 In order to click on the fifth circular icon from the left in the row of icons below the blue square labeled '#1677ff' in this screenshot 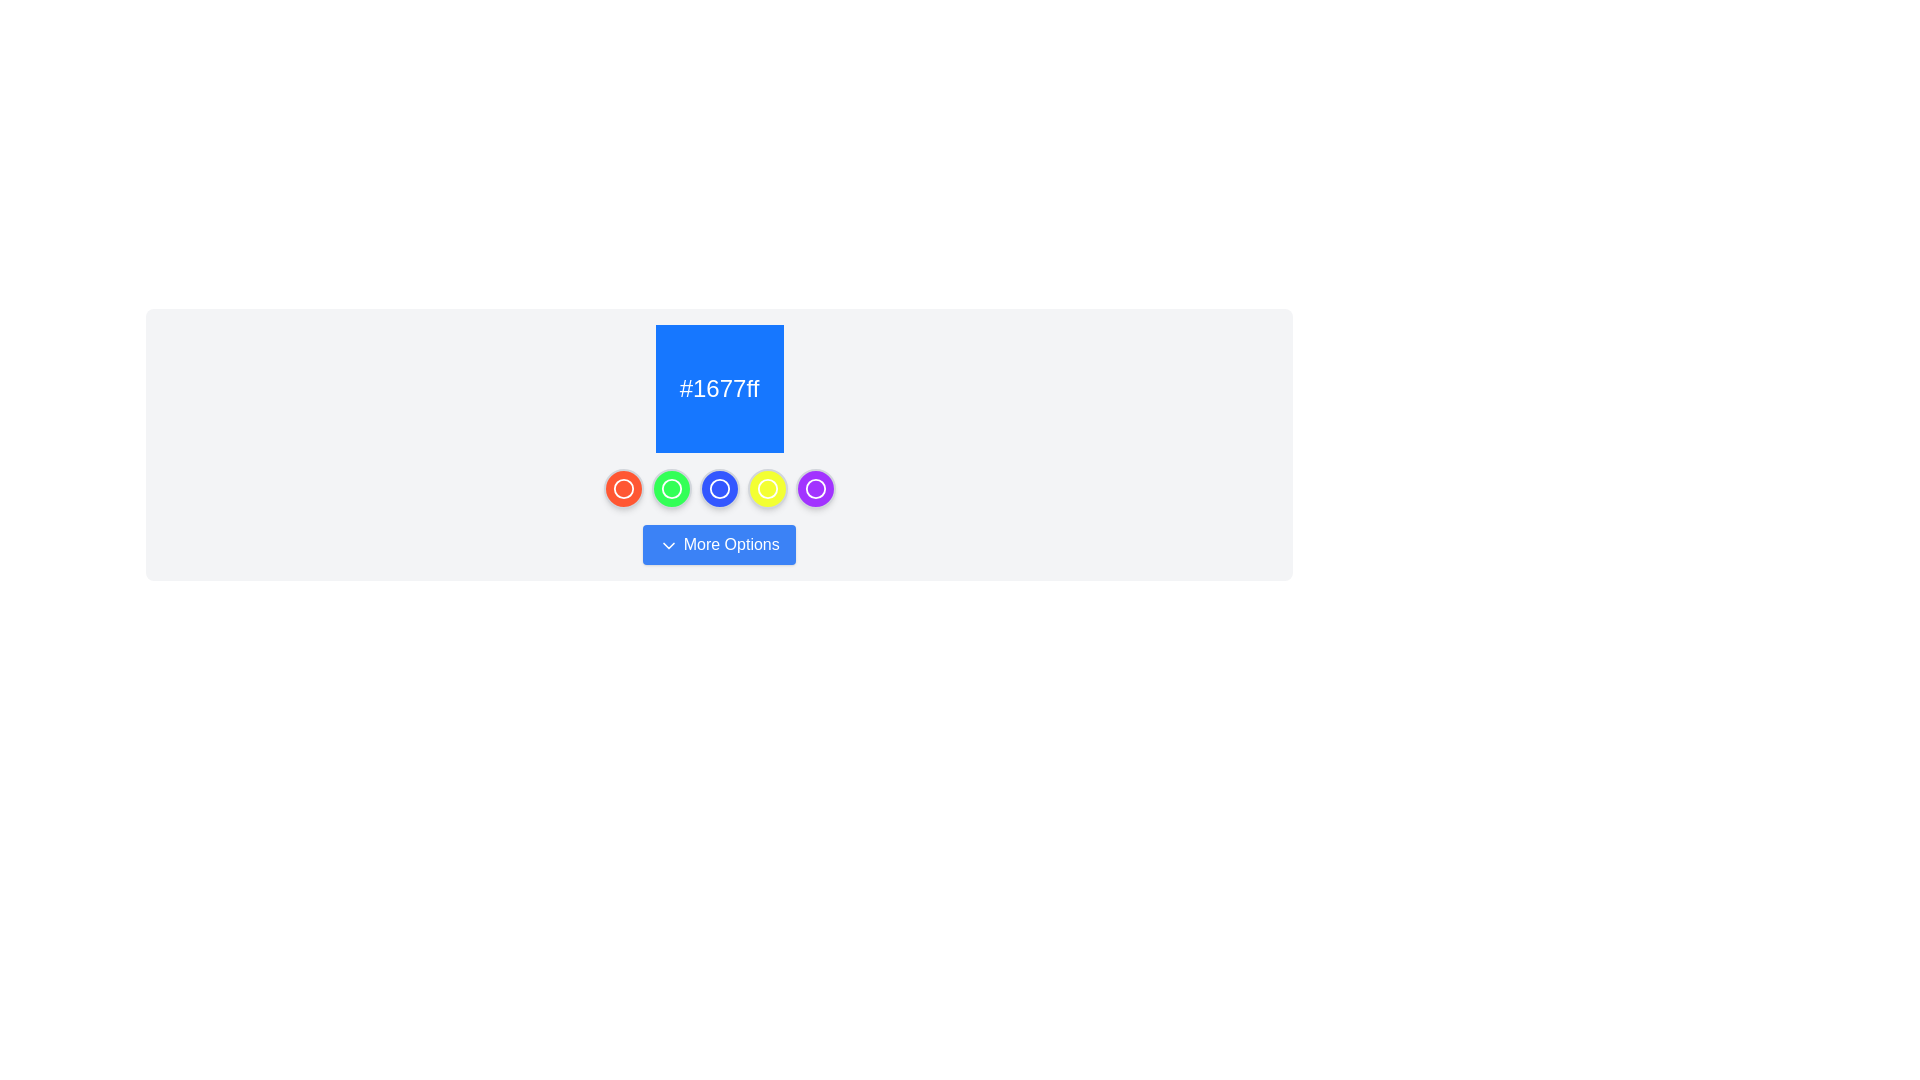, I will do `click(815, 489)`.